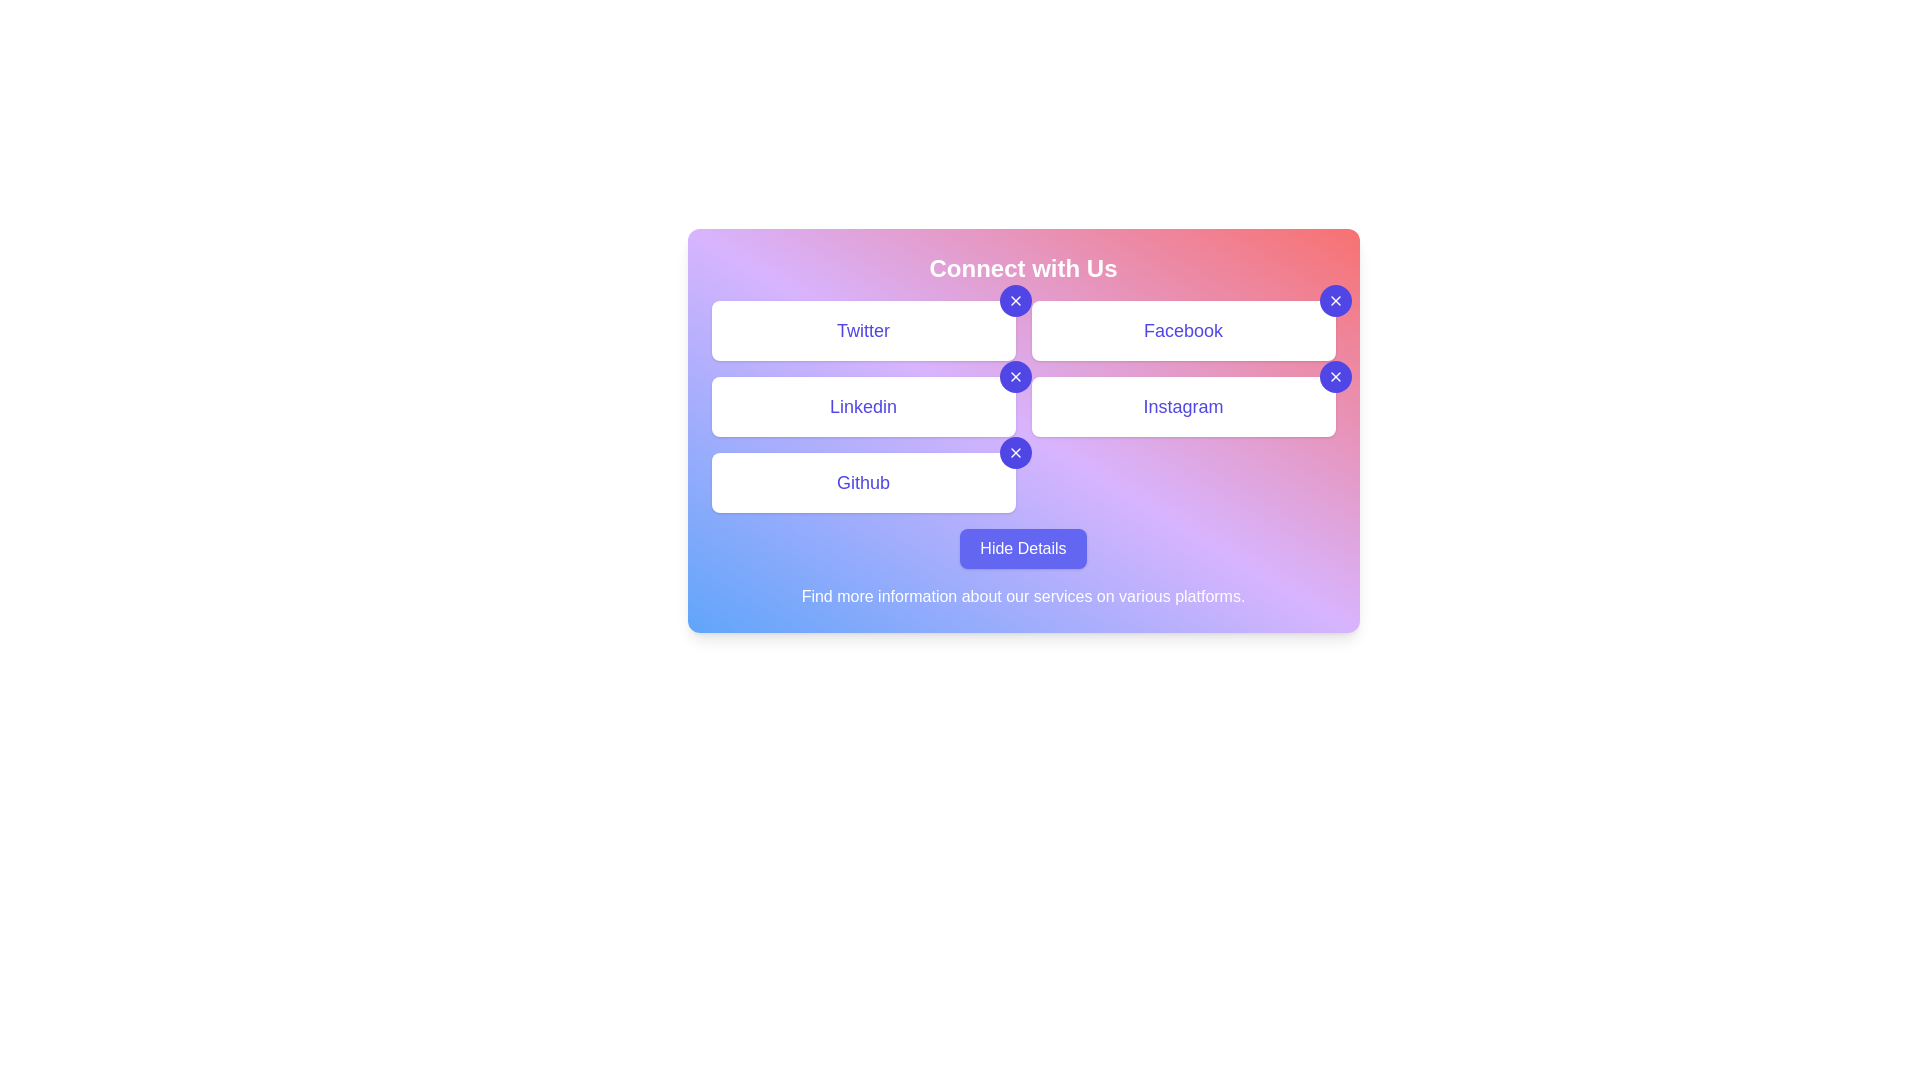  I want to click on the informational text block located directly below the 'Hide Details' button in the 'Connect with Us' section, so click(1023, 596).